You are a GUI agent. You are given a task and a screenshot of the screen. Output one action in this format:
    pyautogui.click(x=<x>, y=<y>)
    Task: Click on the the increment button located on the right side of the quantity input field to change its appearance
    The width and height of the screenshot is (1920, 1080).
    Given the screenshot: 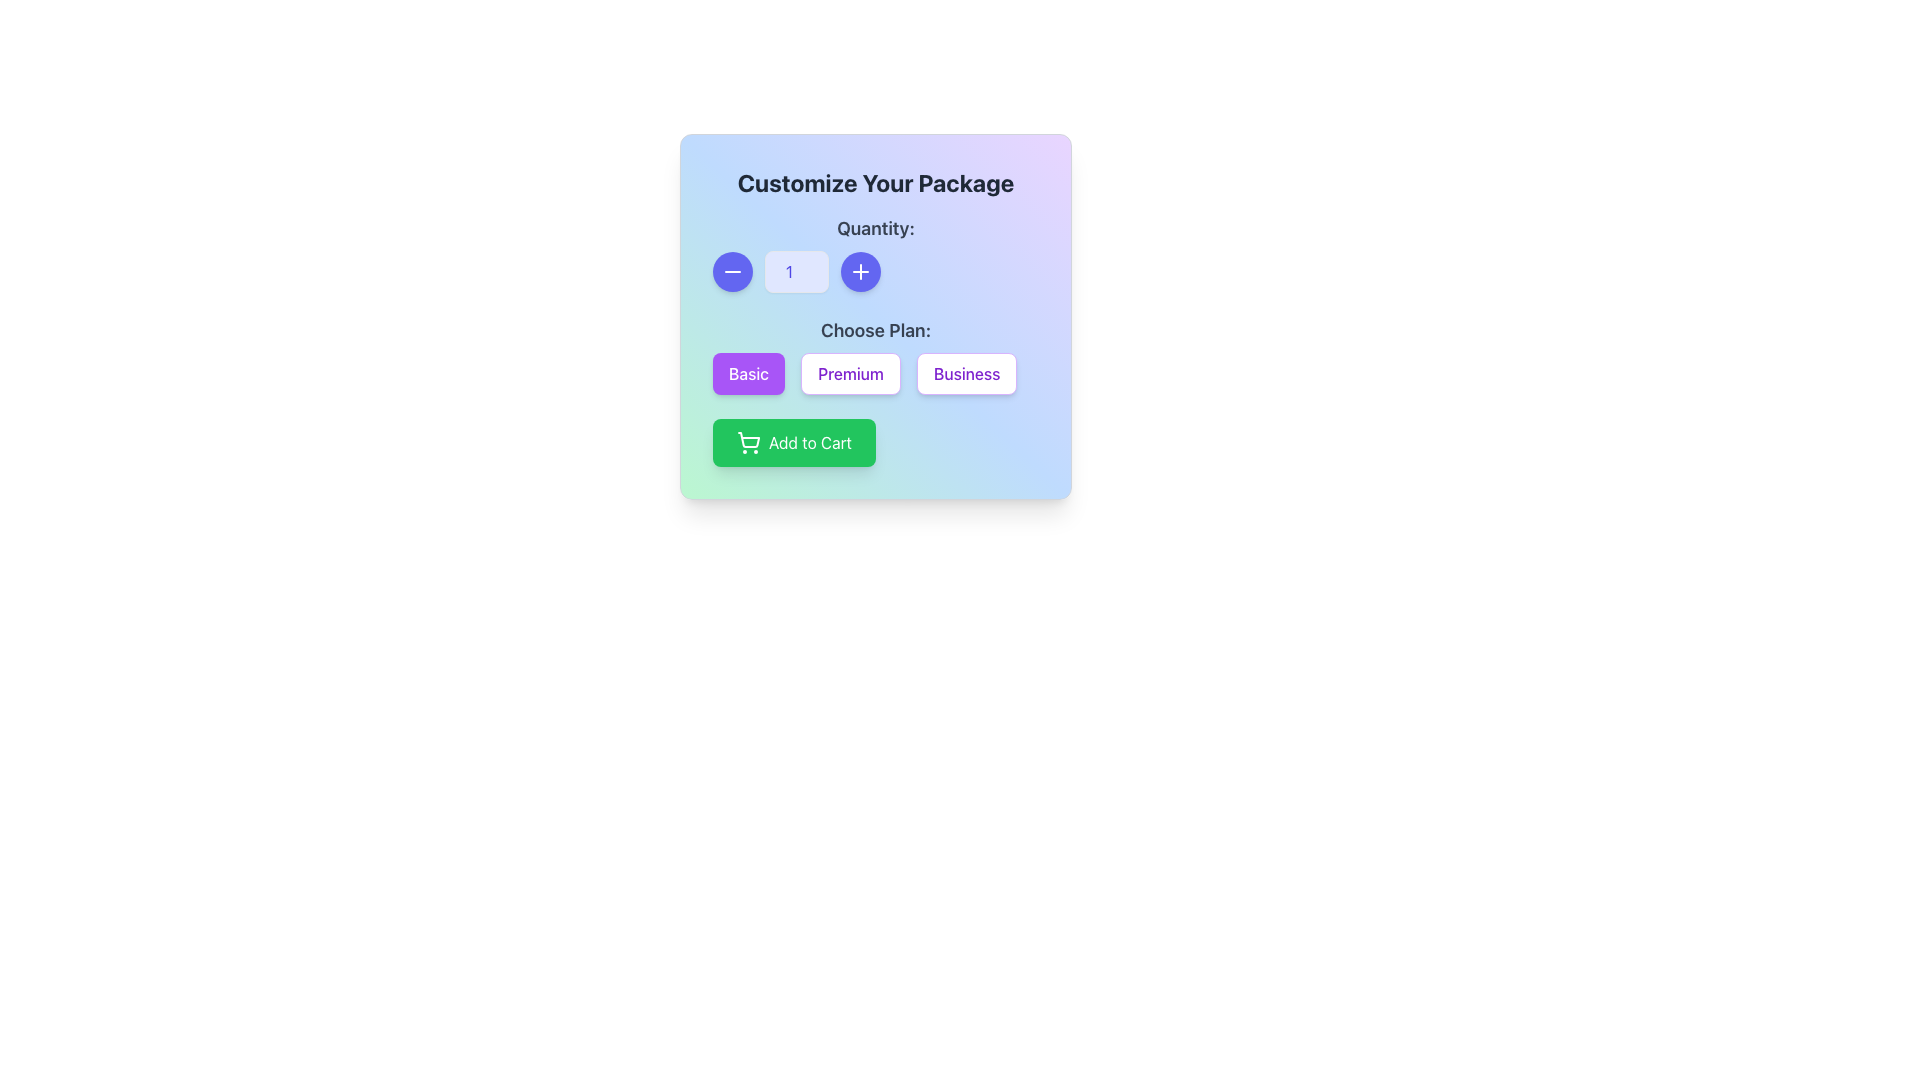 What is the action you would take?
    pyautogui.click(x=875, y=272)
    